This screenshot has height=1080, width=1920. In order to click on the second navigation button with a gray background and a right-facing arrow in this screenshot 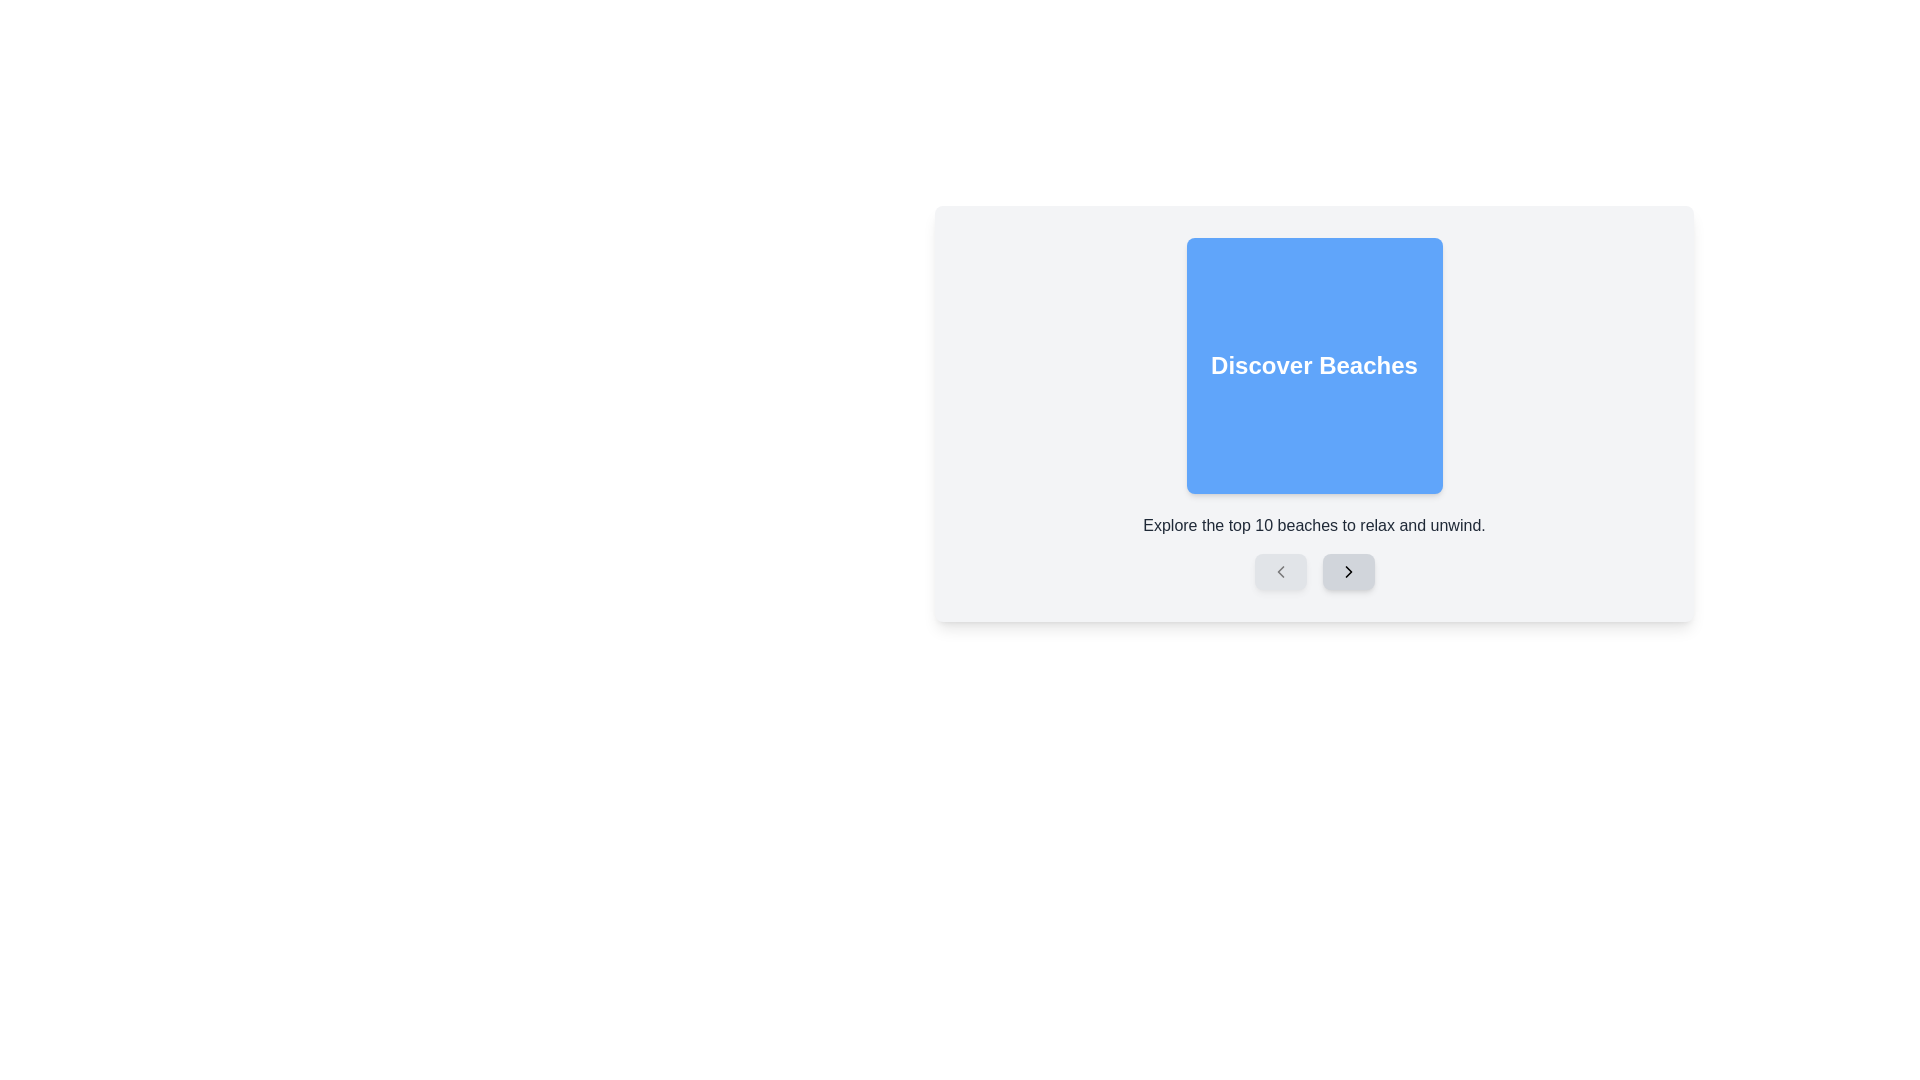, I will do `click(1348, 571)`.